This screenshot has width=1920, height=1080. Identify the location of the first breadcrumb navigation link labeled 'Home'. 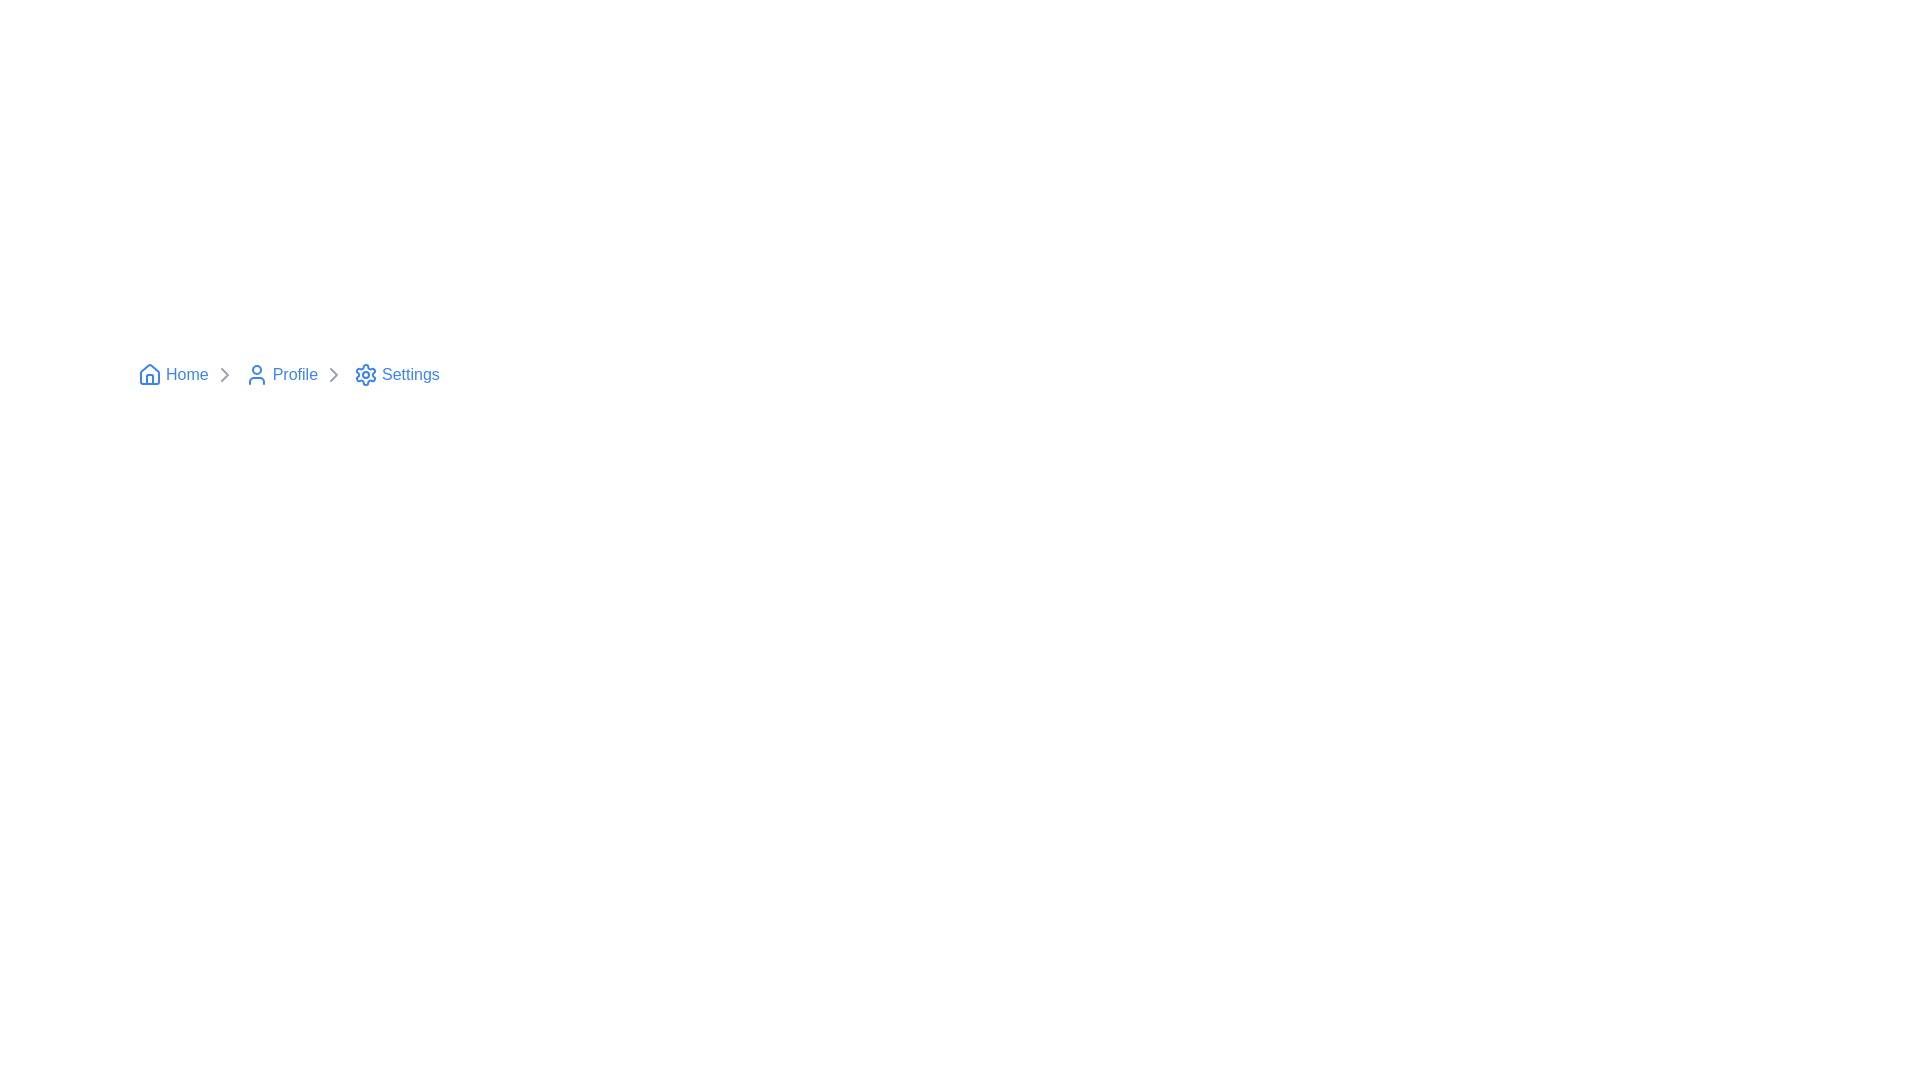
(187, 374).